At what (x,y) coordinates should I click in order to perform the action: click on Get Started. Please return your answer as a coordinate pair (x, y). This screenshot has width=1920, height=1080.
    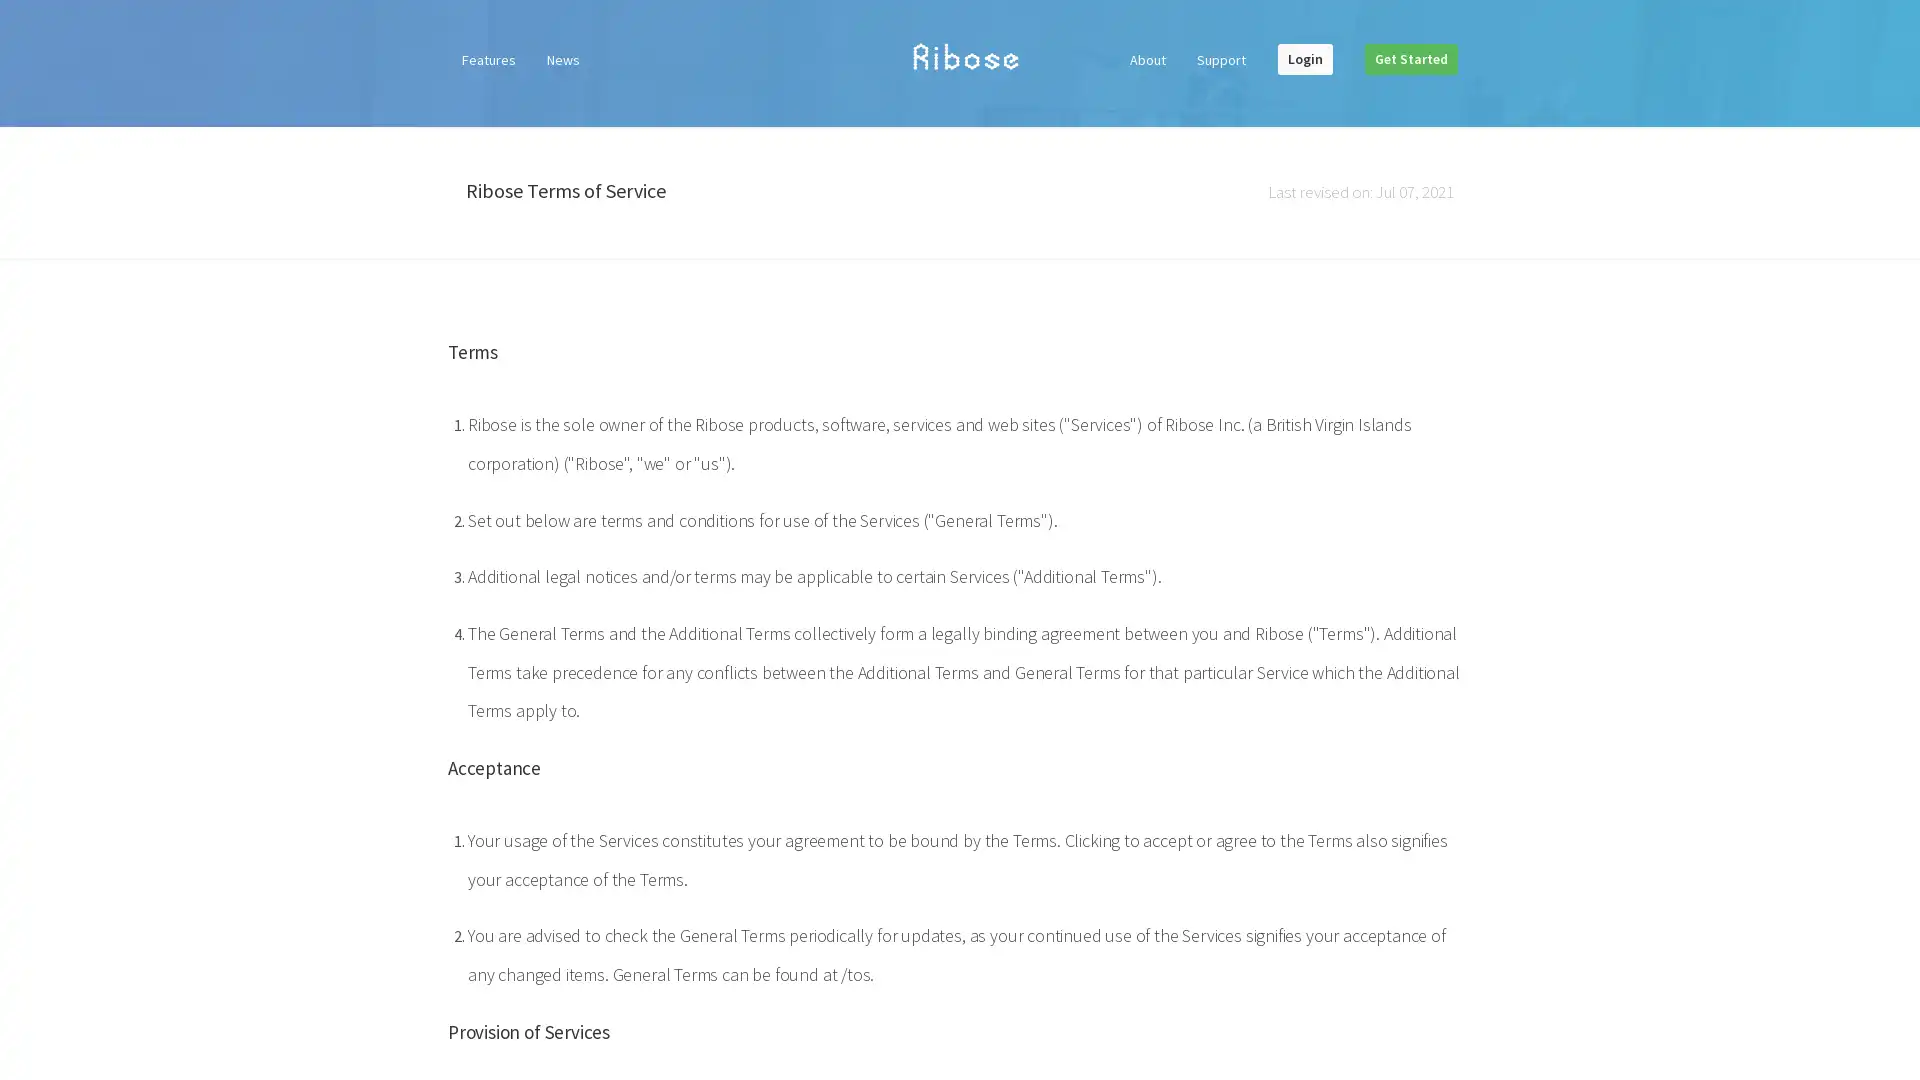
    Looking at the image, I should click on (1410, 57).